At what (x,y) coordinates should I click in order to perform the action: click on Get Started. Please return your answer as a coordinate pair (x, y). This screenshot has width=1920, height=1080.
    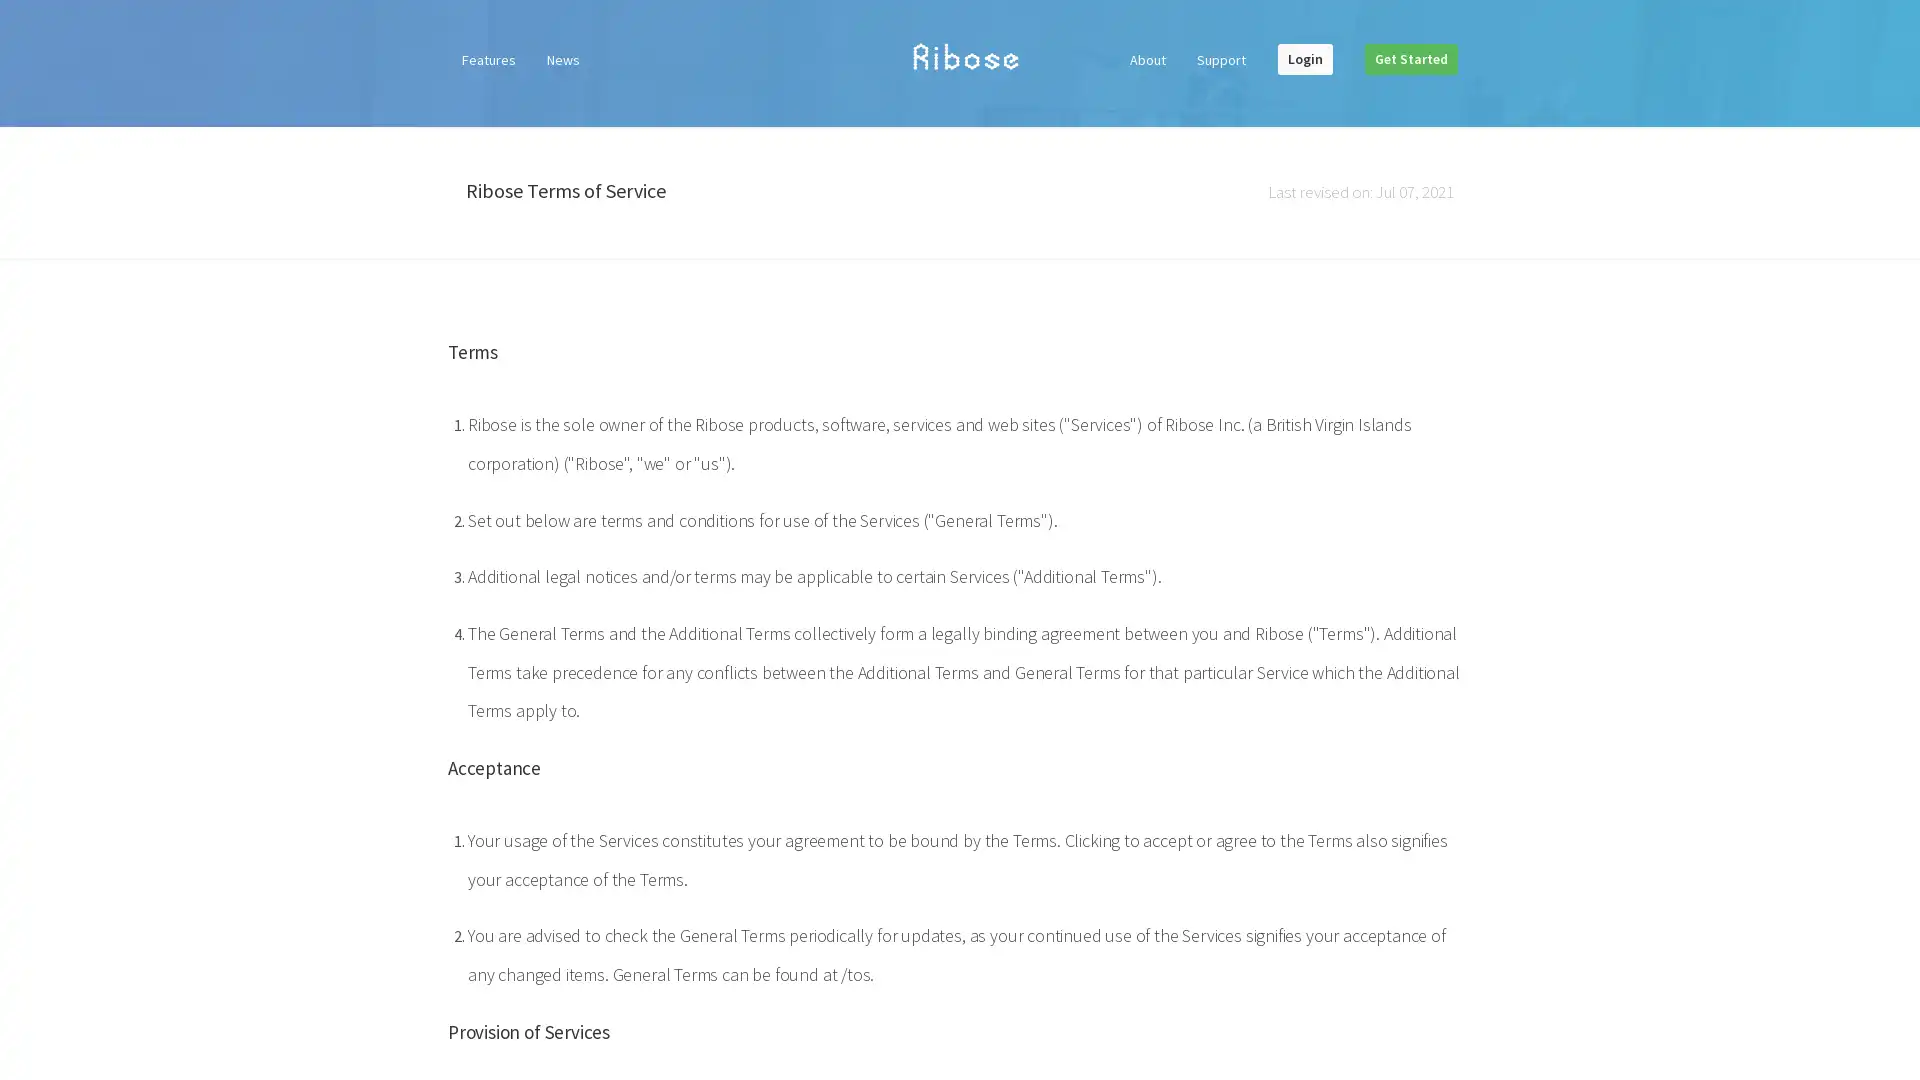
    Looking at the image, I should click on (1410, 57).